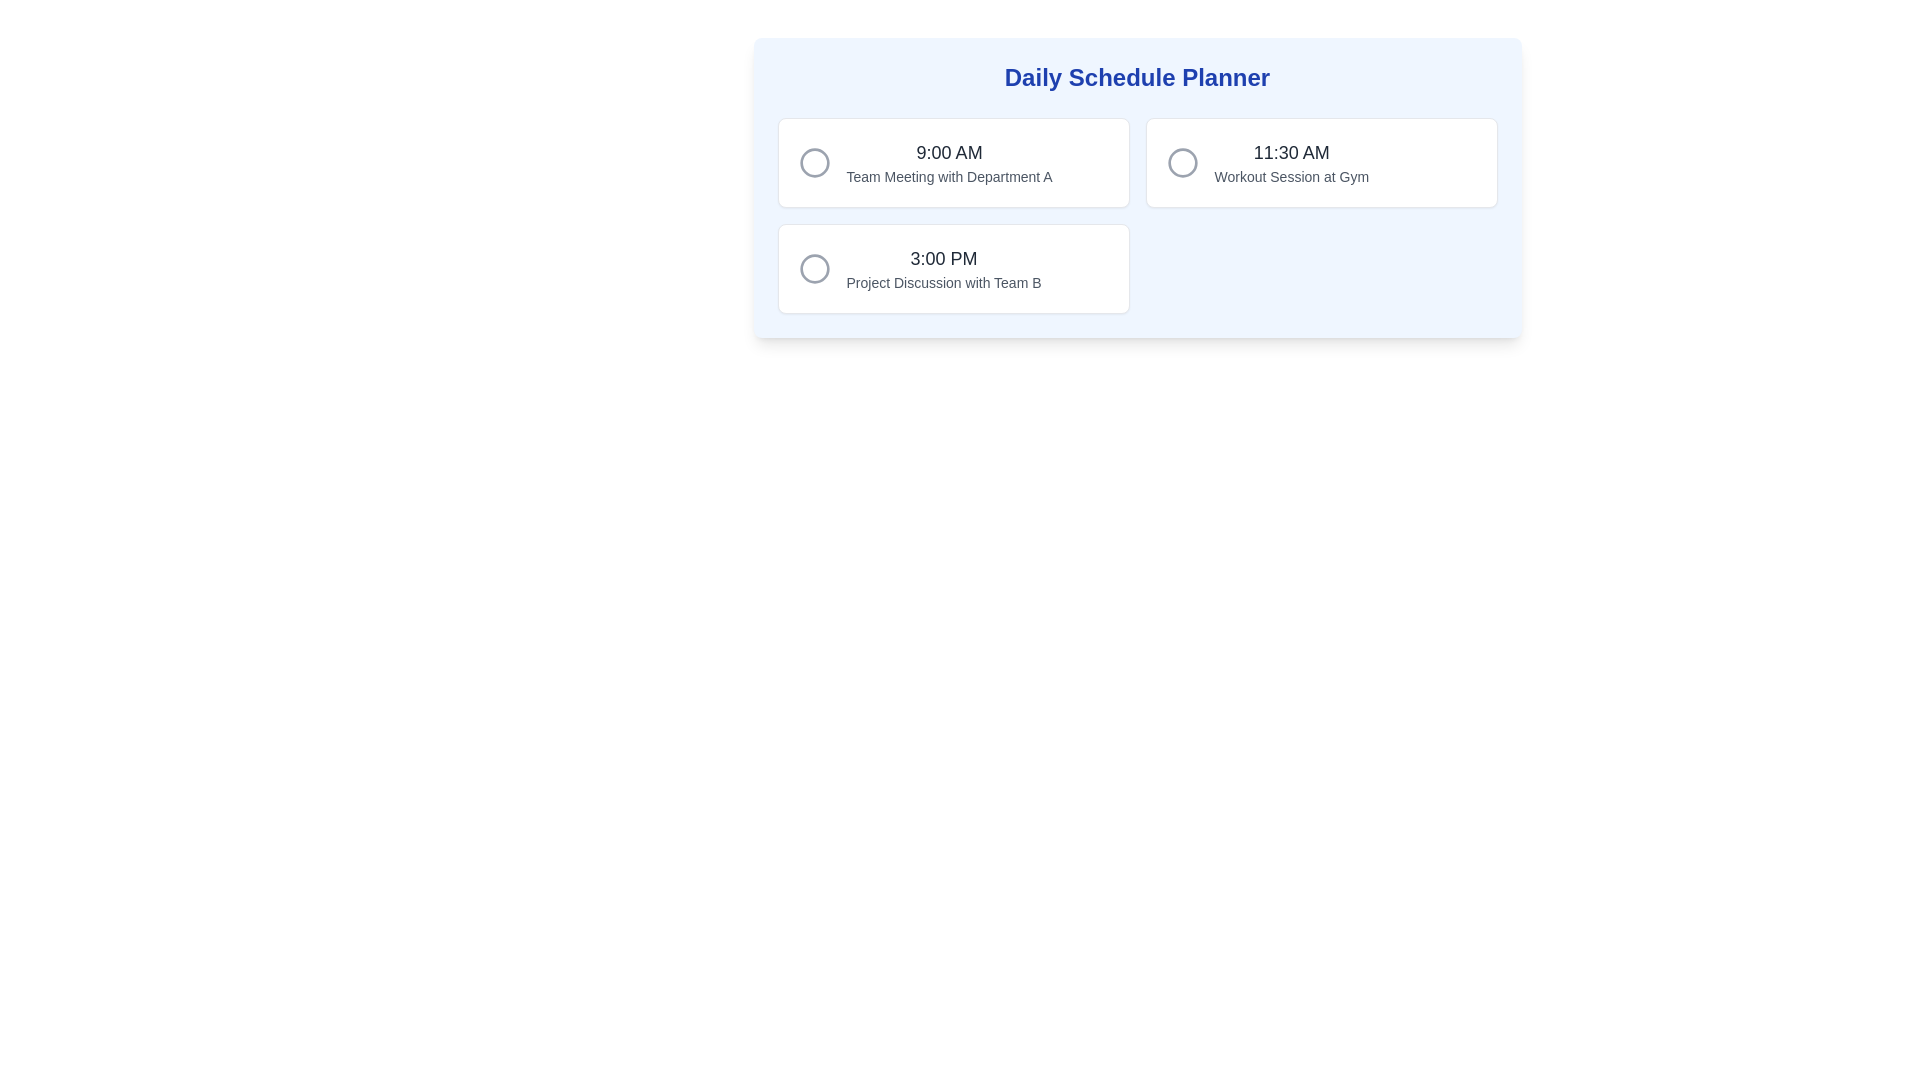 This screenshot has width=1920, height=1080. I want to click on text label indicating the description or details of the scheduled event, positioned beneath the '9:00 AM' time slot and beside the circular radio button selector, so click(948, 176).